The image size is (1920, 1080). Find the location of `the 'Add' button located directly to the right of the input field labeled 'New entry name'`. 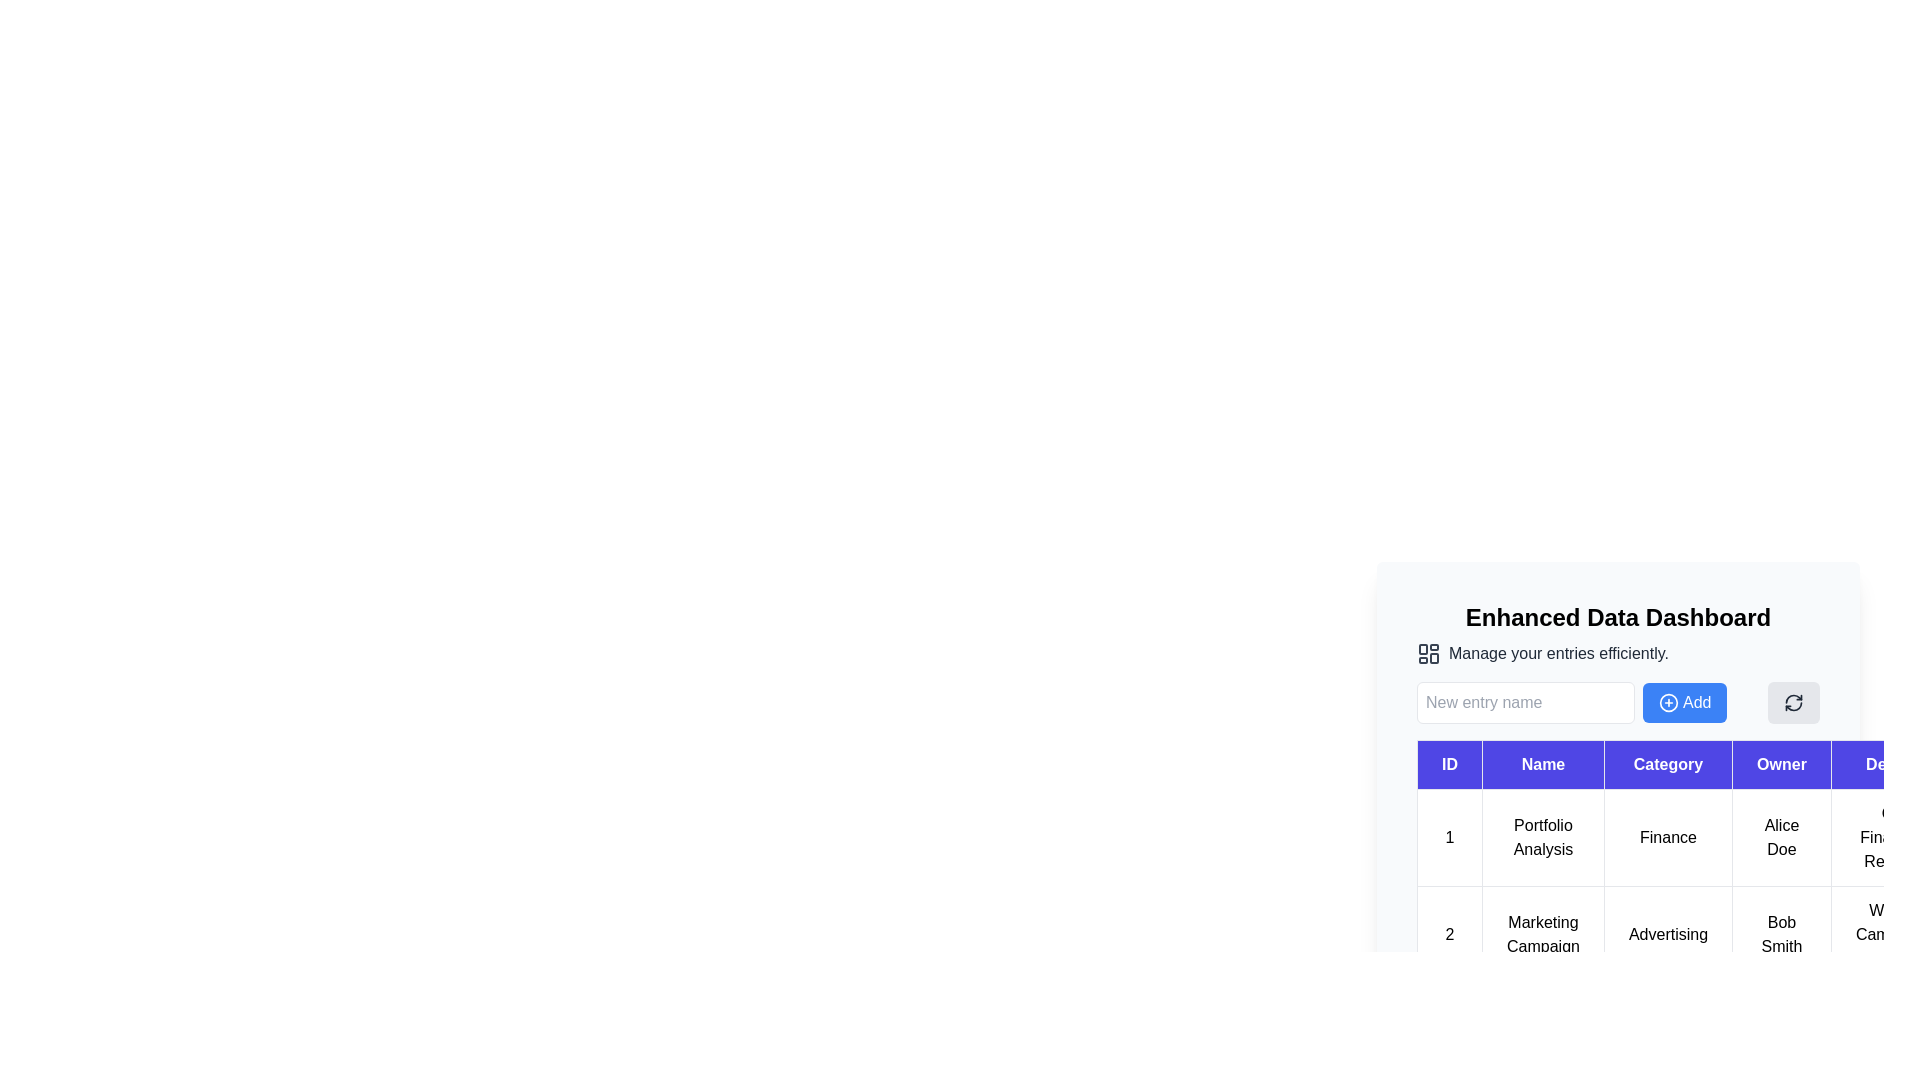

the 'Add' button located directly to the right of the input field labeled 'New entry name' is located at coordinates (1684, 701).